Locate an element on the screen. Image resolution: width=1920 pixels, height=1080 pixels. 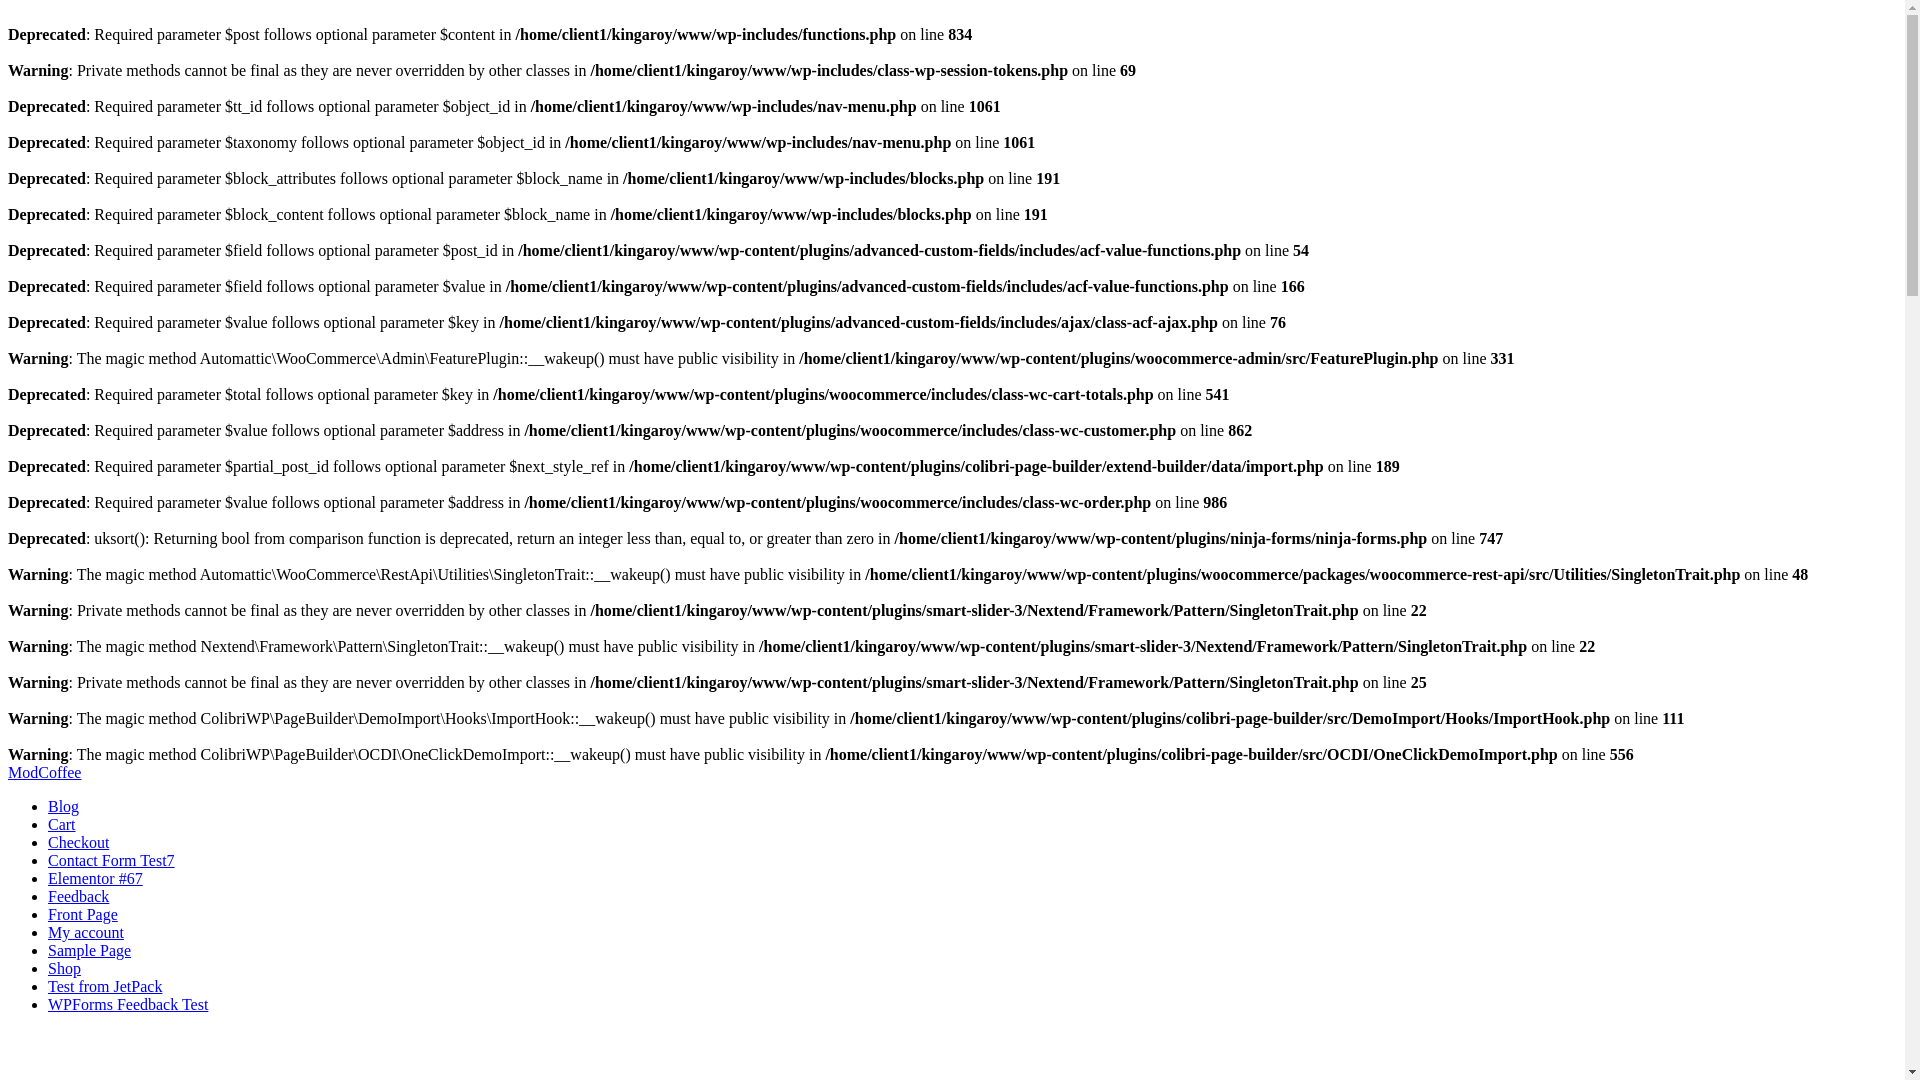
'Sample Page' is located at coordinates (88, 949).